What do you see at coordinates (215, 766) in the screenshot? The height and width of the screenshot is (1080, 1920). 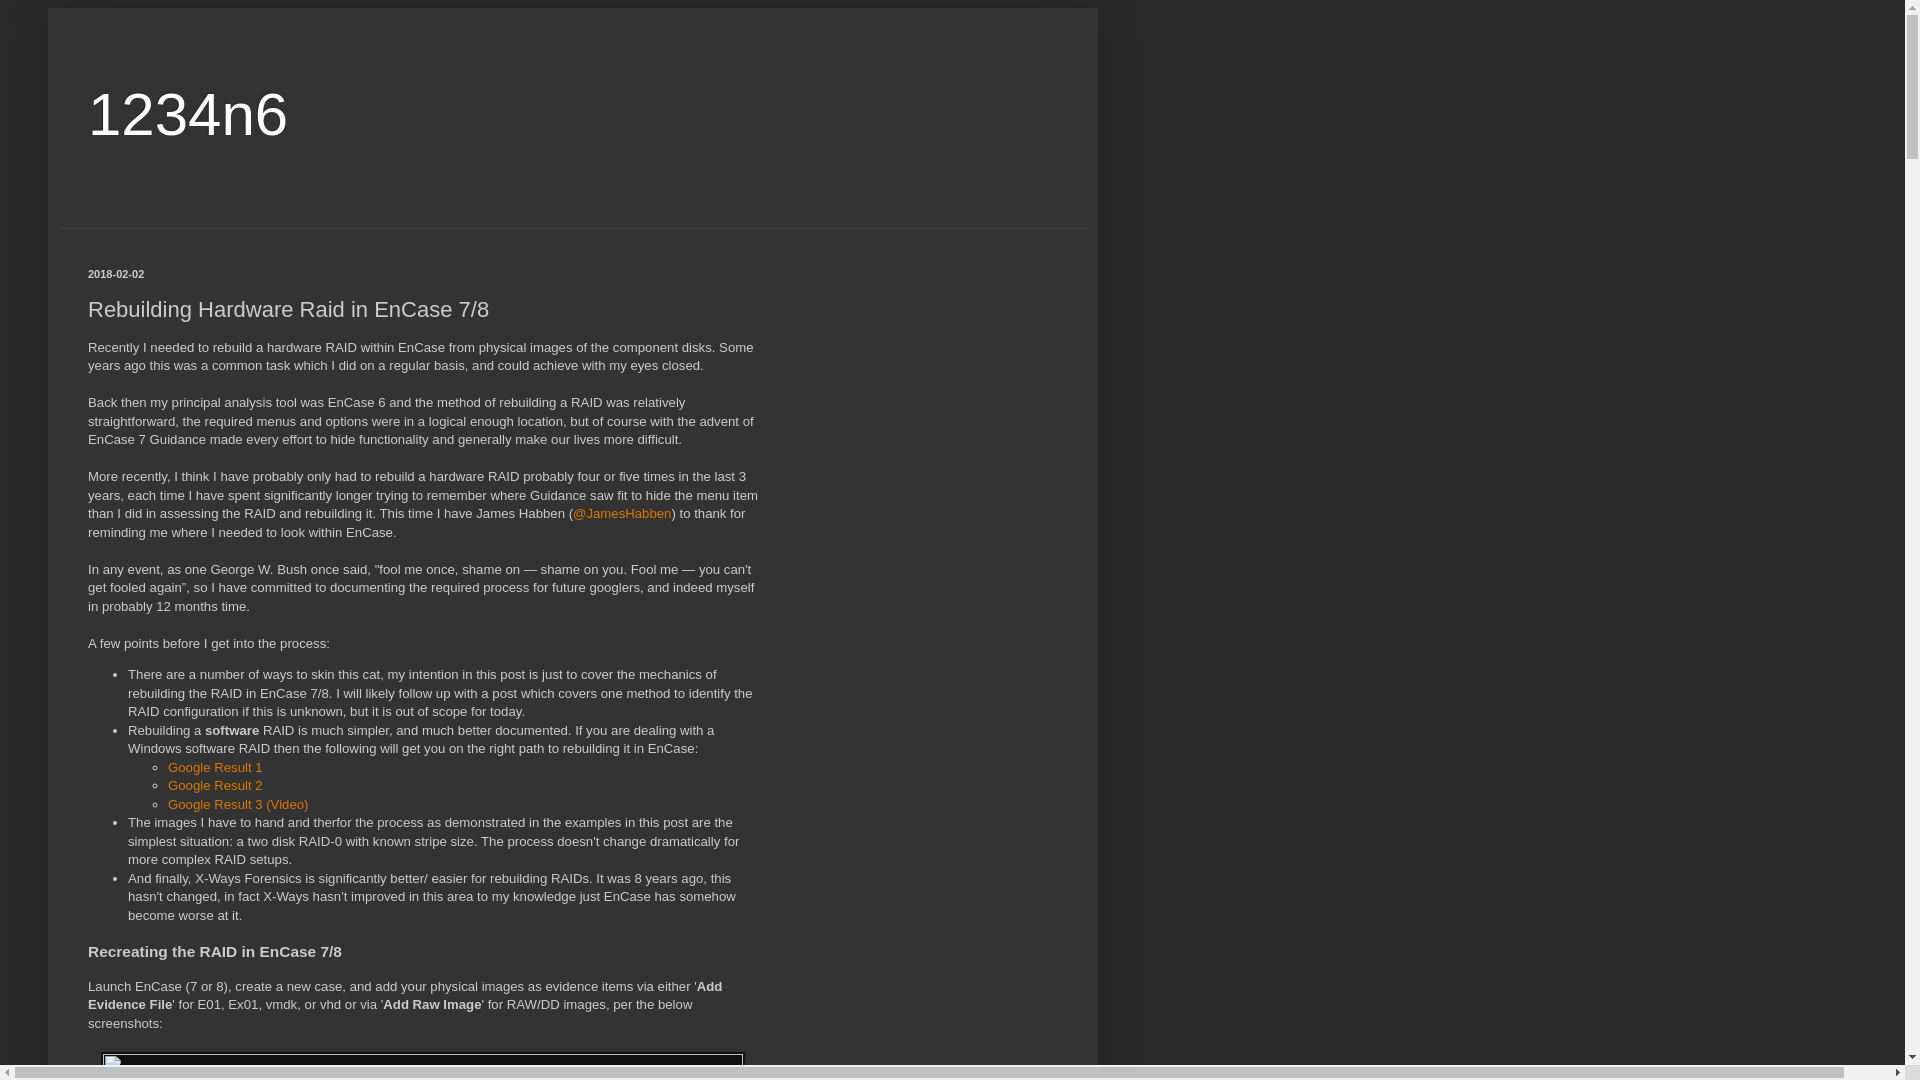 I see `'Google Result 1'` at bounding box center [215, 766].